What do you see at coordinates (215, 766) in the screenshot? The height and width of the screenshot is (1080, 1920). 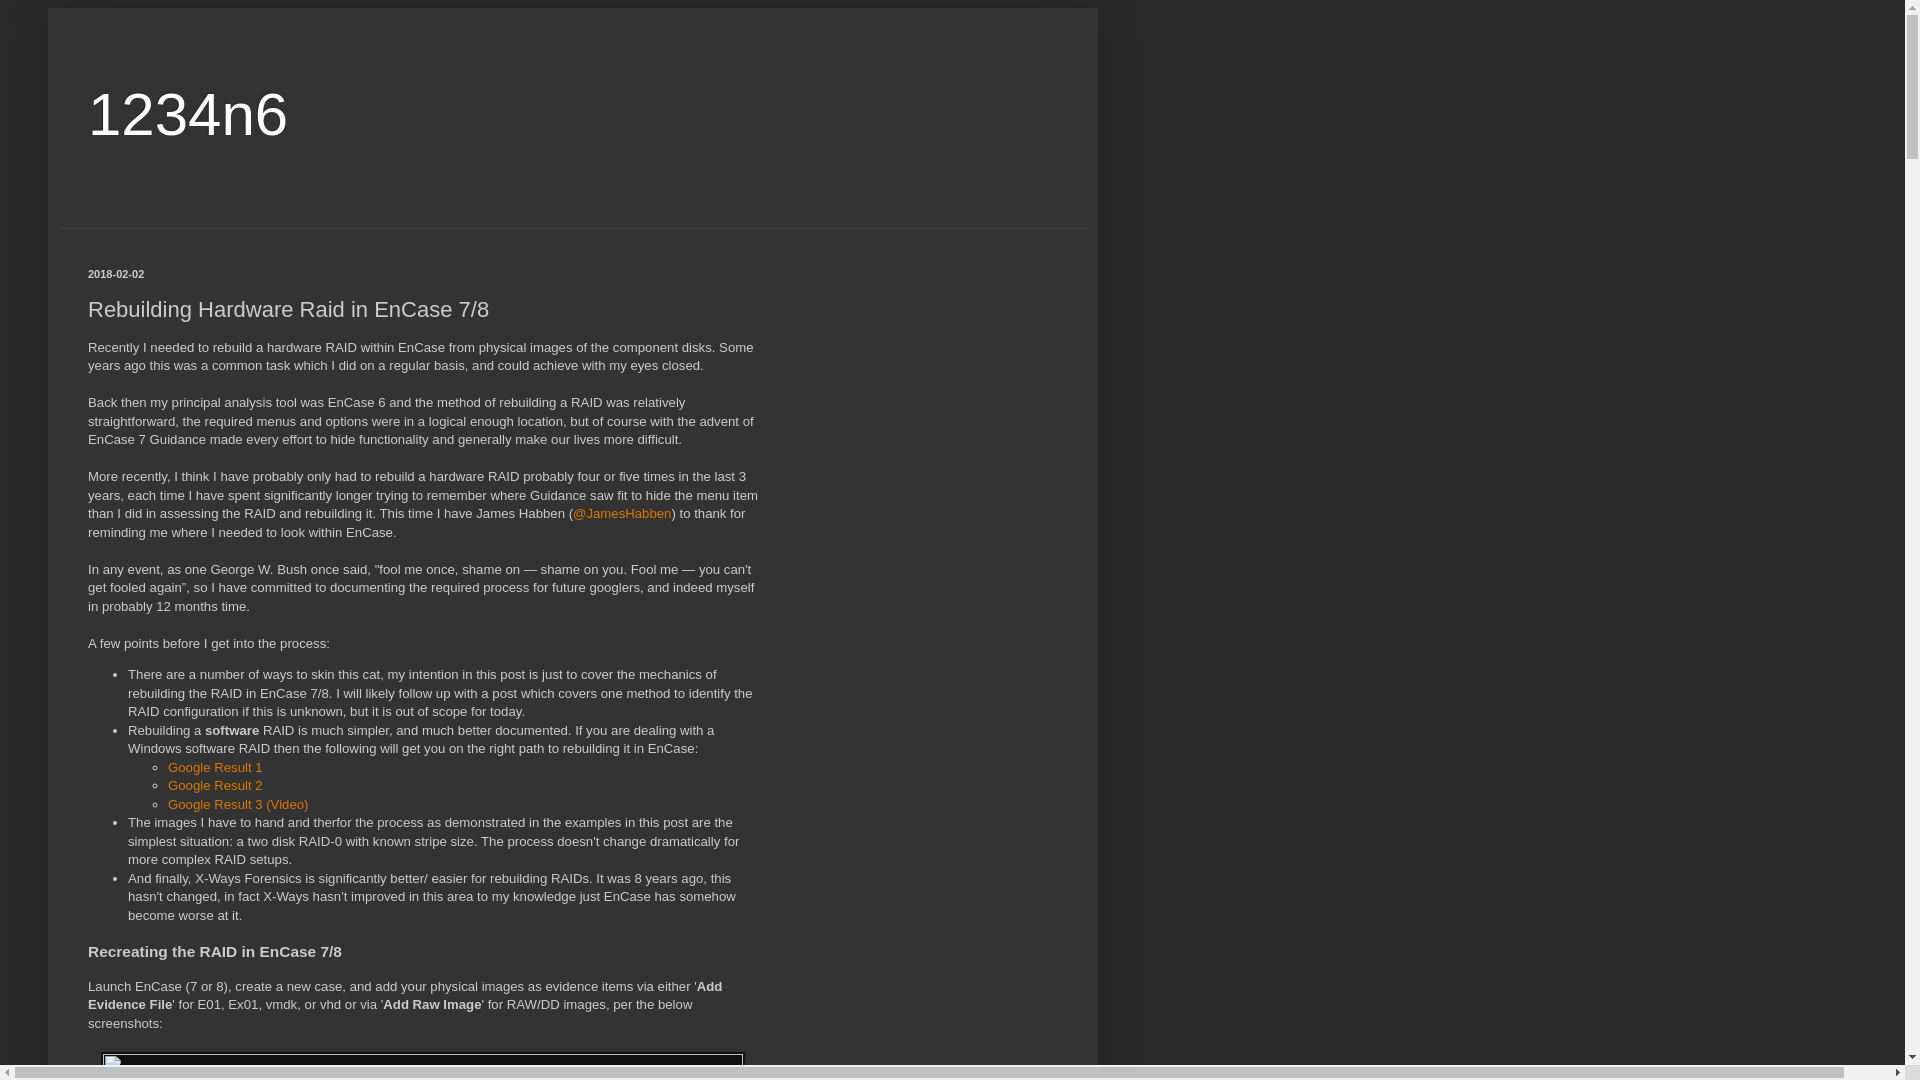 I see `'Google Result 1'` at bounding box center [215, 766].